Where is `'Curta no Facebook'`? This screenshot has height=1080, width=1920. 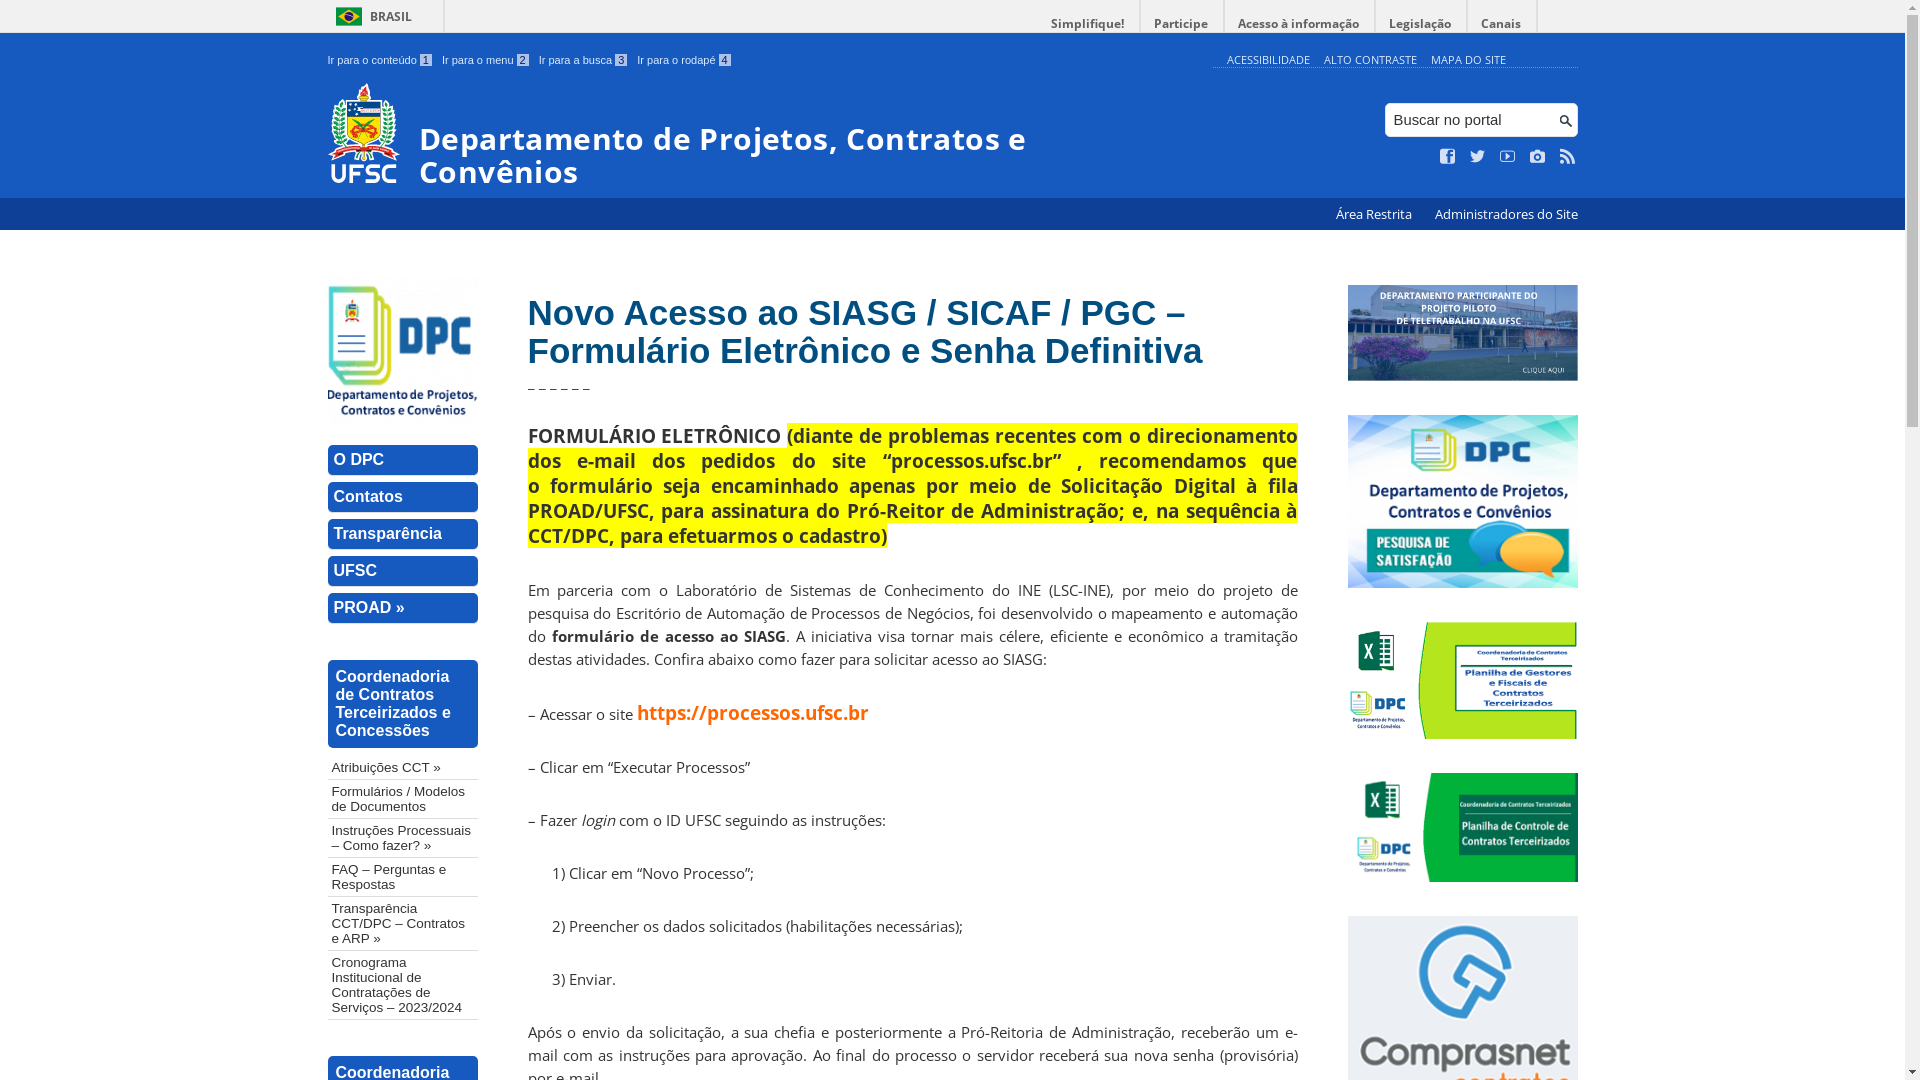
'Curta no Facebook' is located at coordinates (1448, 156).